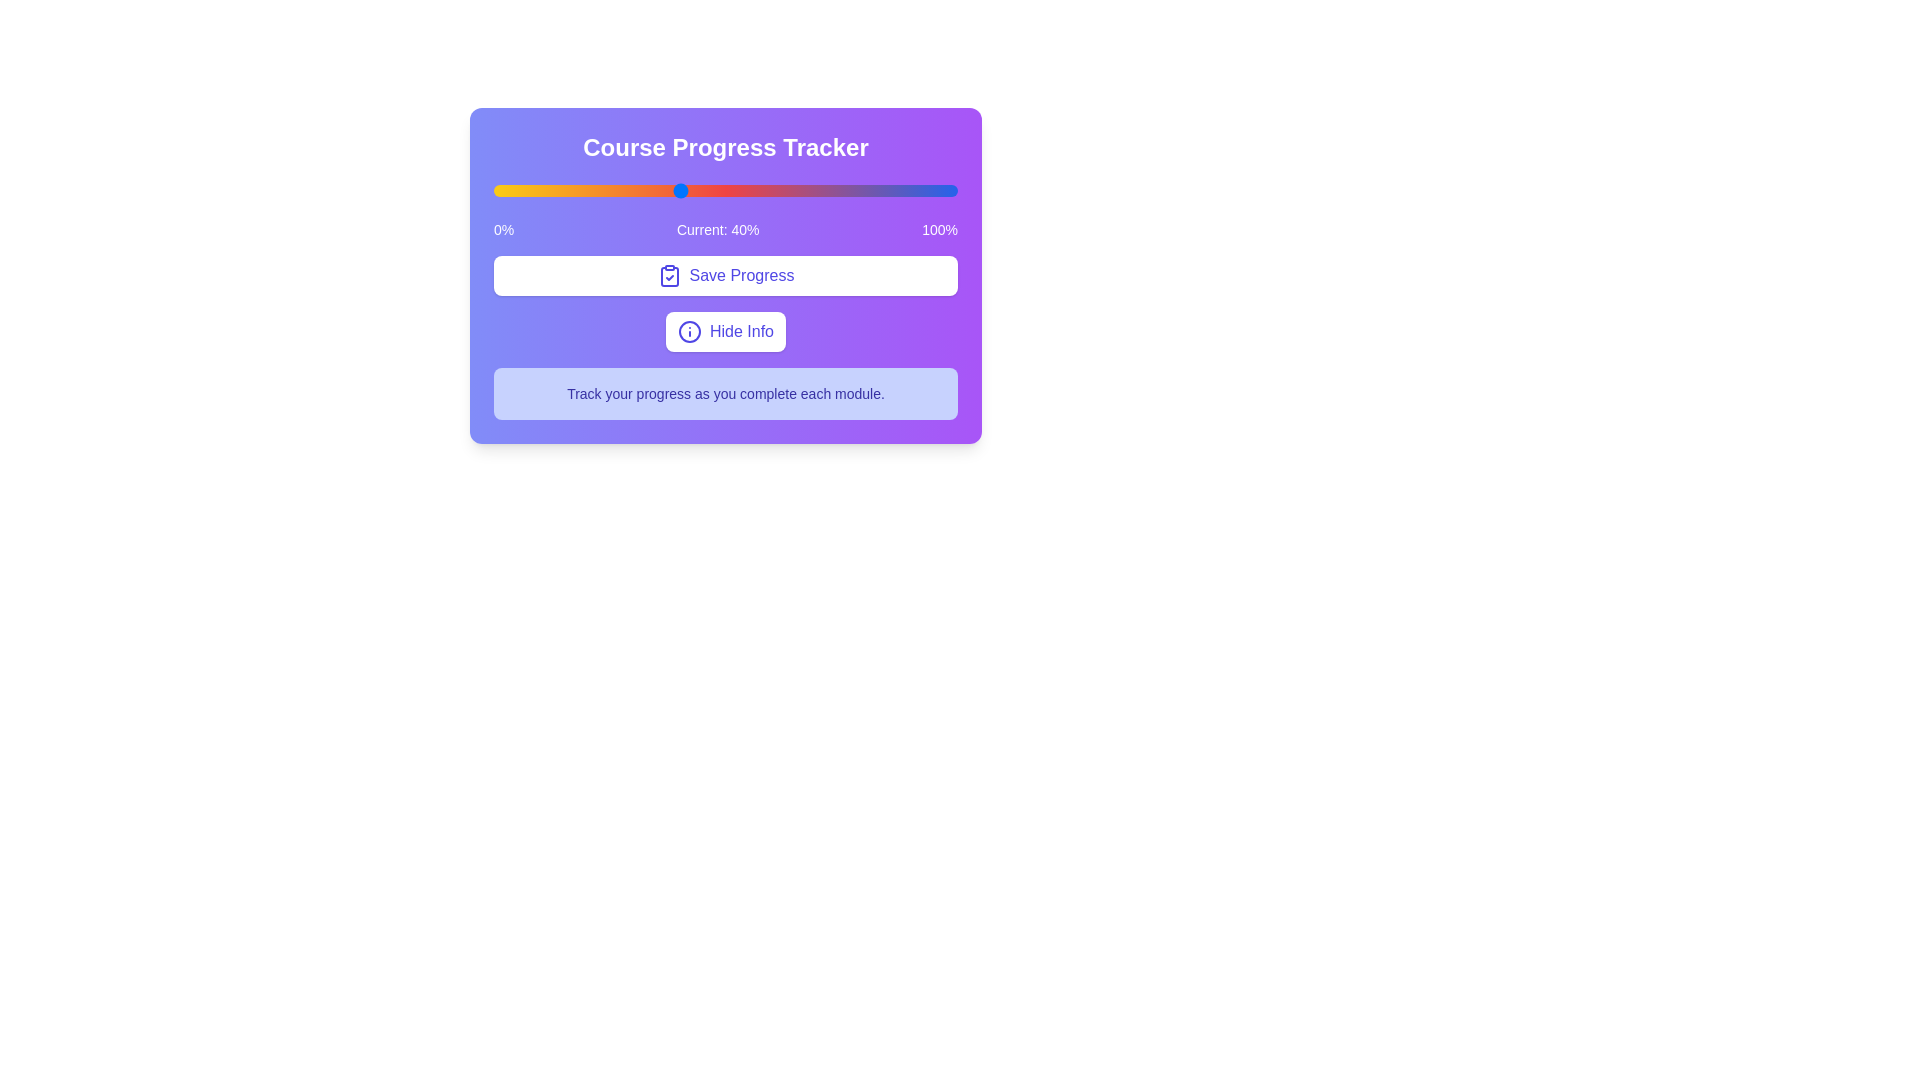  What do you see at coordinates (712, 191) in the screenshot?
I see `the course progress` at bounding box center [712, 191].